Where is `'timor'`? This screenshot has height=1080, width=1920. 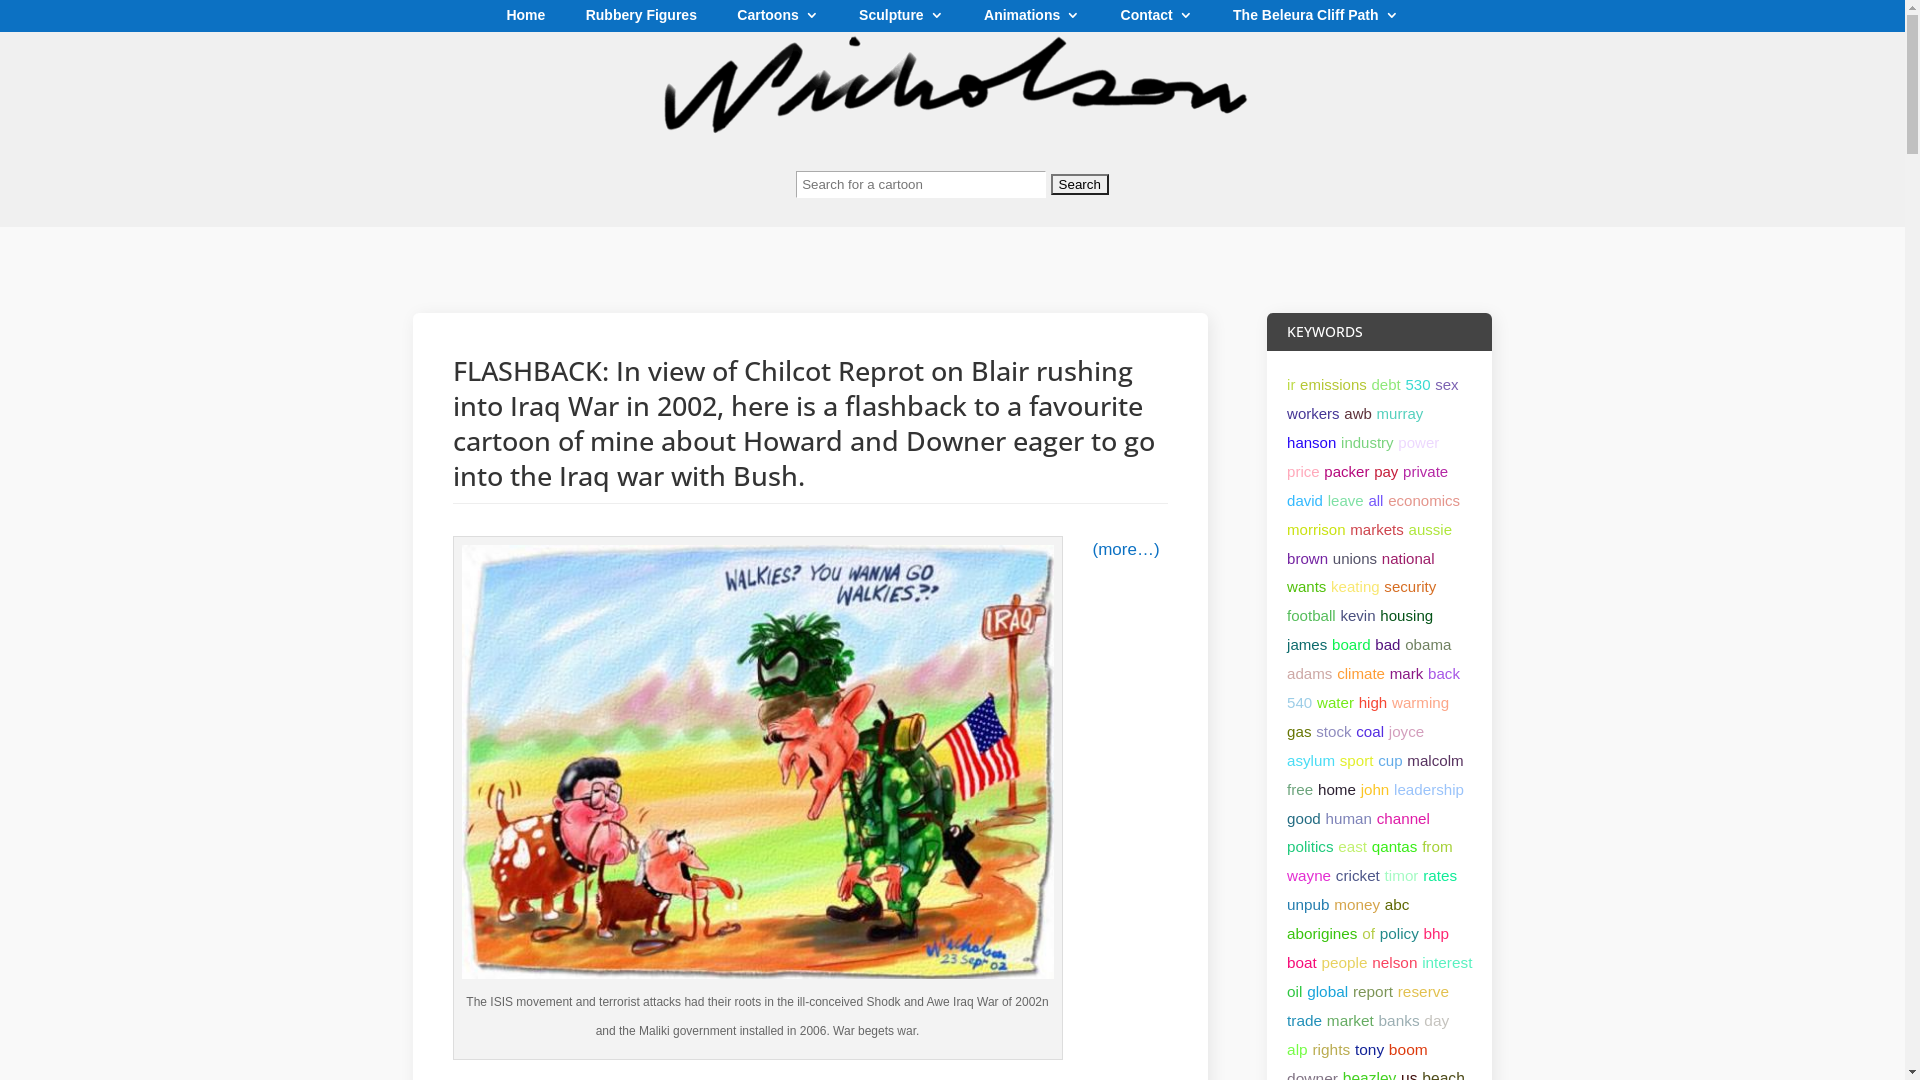 'timor' is located at coordinates (1400, 874).